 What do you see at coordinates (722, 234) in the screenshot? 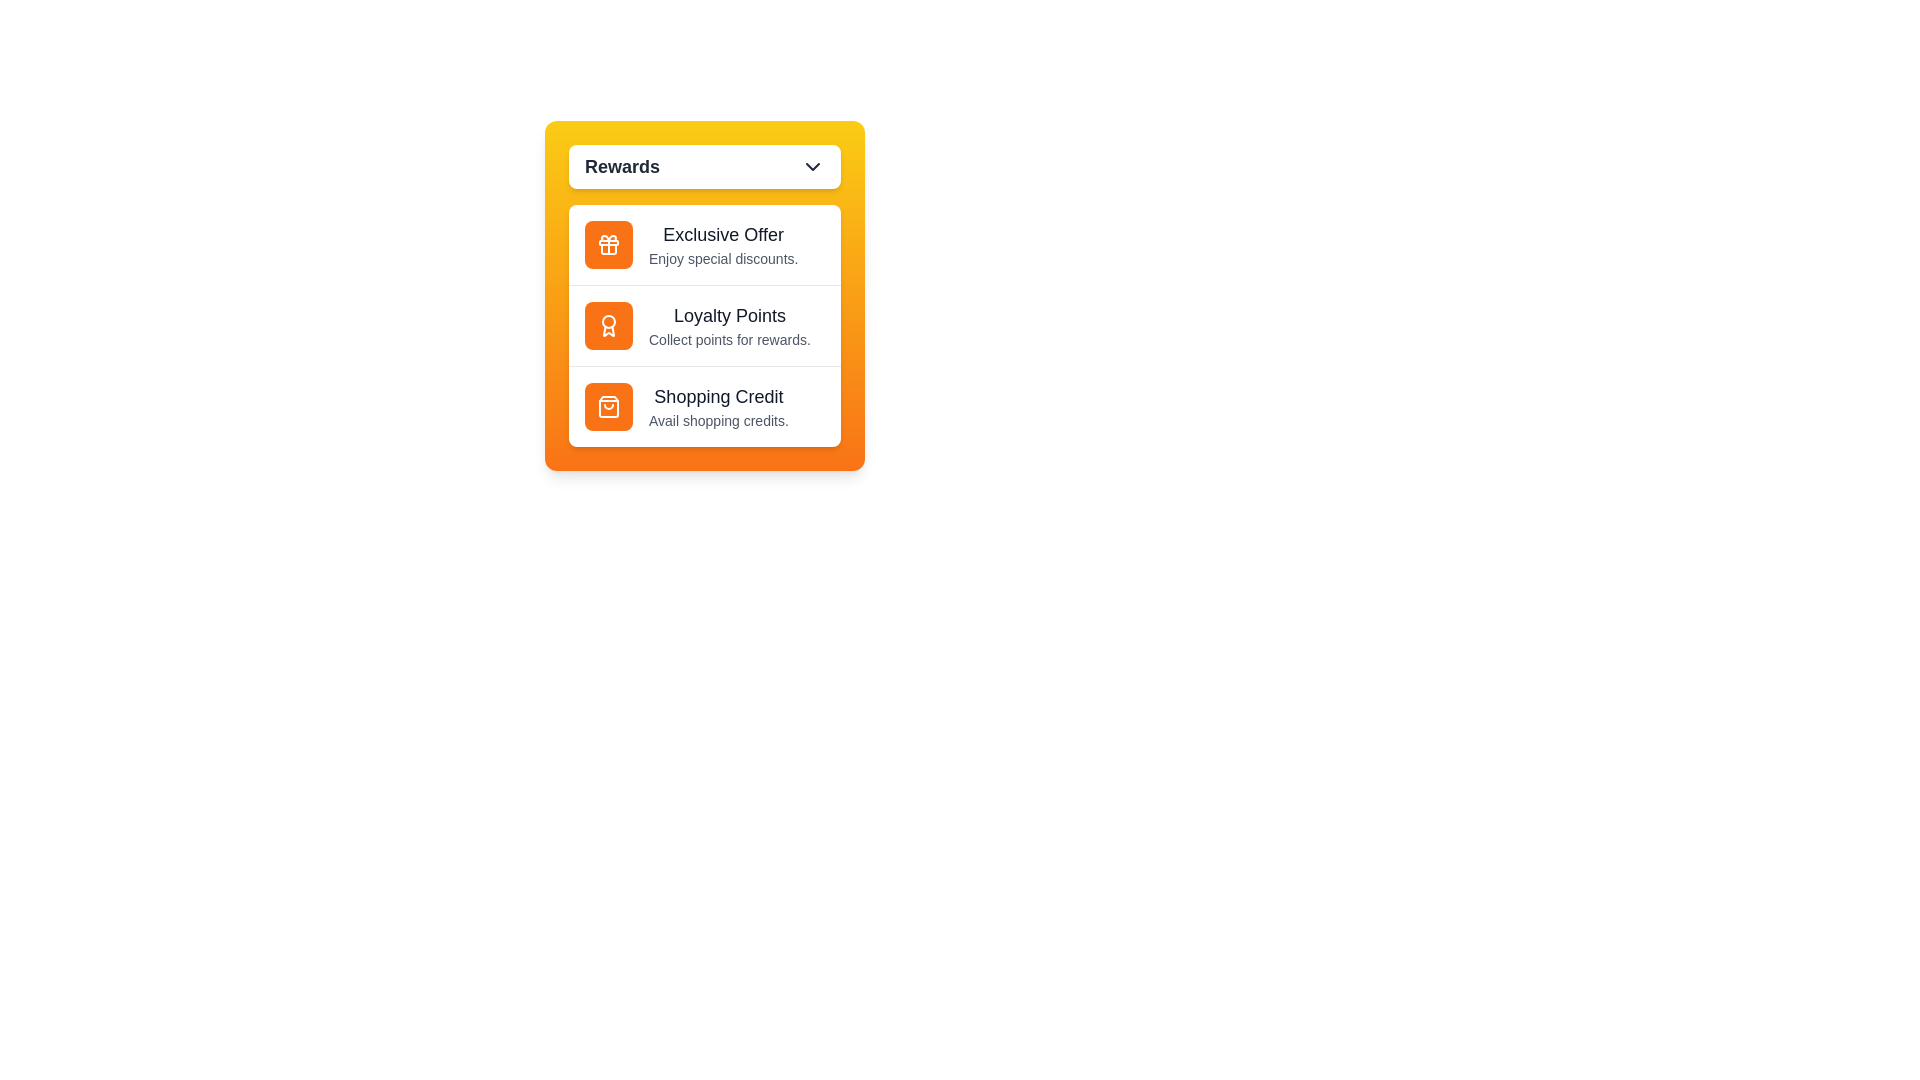
I see `the 'Exclusive Offer' text label` at bounding box center [722, 234].